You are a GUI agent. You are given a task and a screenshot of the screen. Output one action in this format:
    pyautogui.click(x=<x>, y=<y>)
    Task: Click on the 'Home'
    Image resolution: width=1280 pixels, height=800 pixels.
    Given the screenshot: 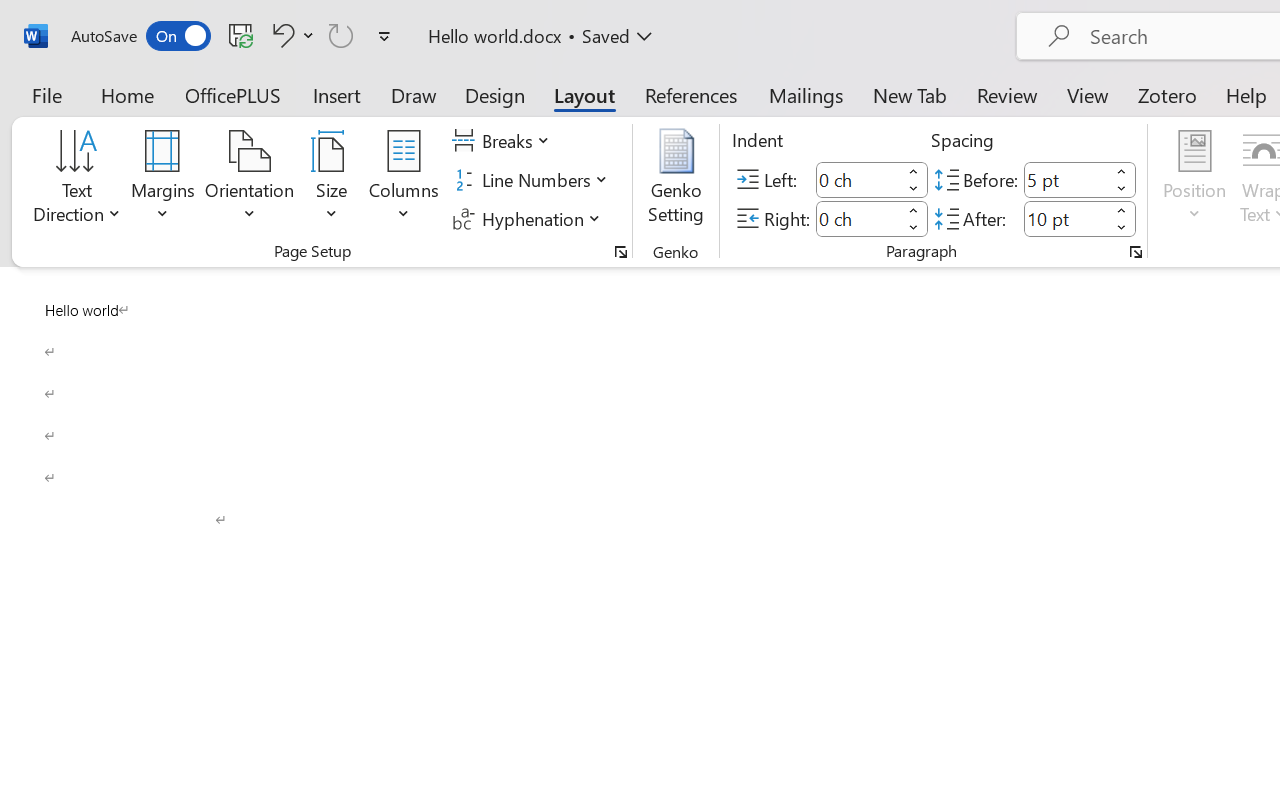 What is the action you would take?
    pyautogui.click(x=127, y=94)
    